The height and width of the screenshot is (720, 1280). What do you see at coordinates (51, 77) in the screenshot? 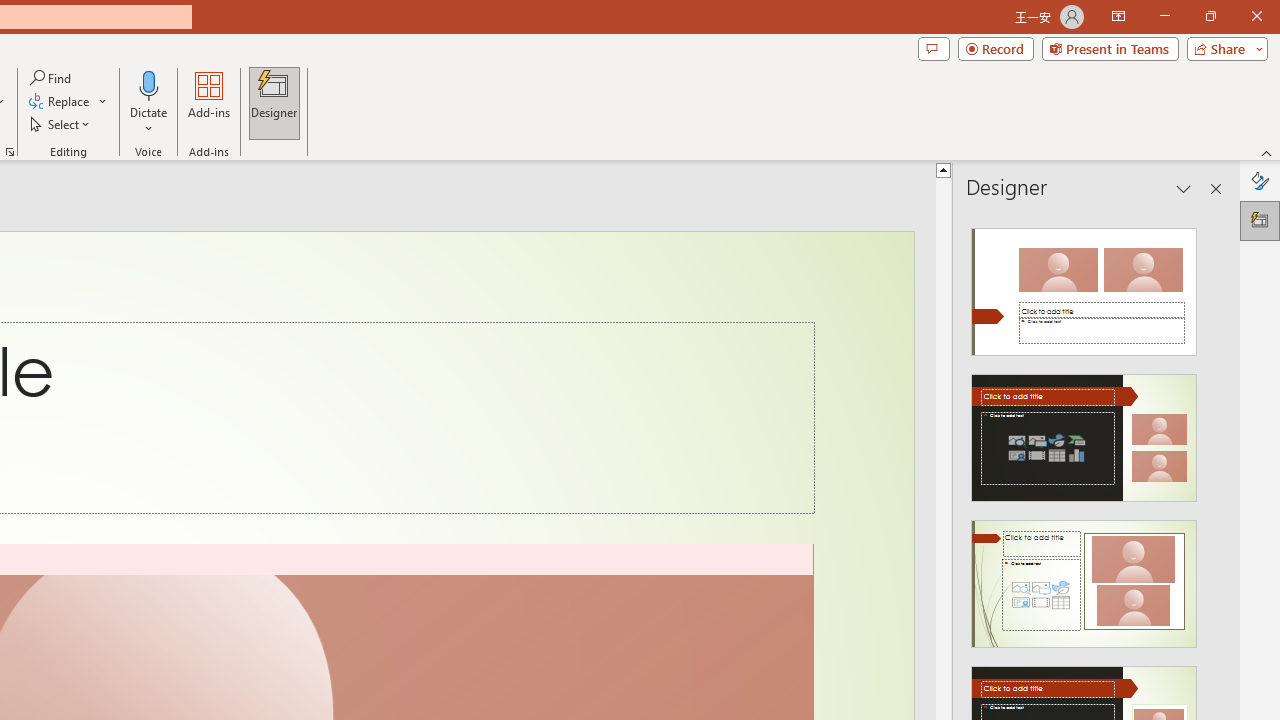
I see `'Find...'` at bounding box center [51, 77].